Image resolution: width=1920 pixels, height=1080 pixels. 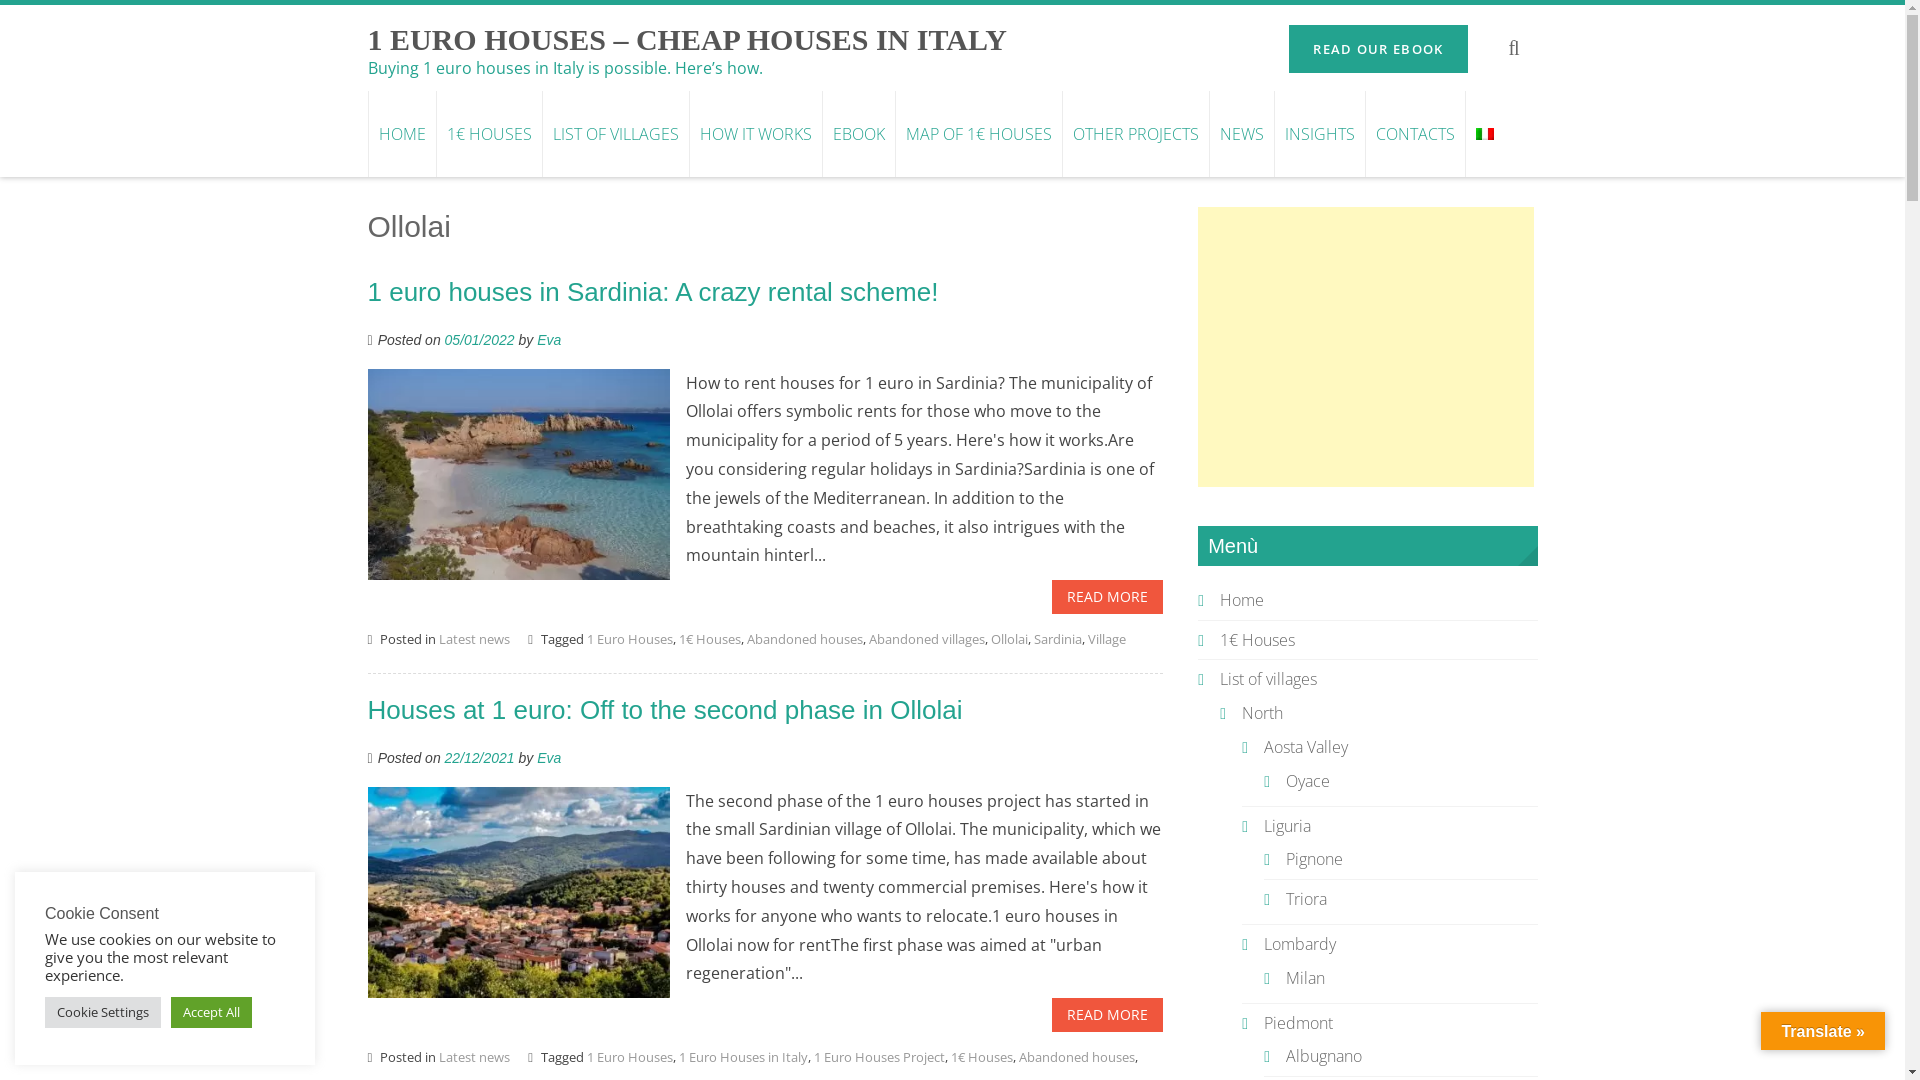 I want to click on 'Lombardy', so click(x=1262, y=944).